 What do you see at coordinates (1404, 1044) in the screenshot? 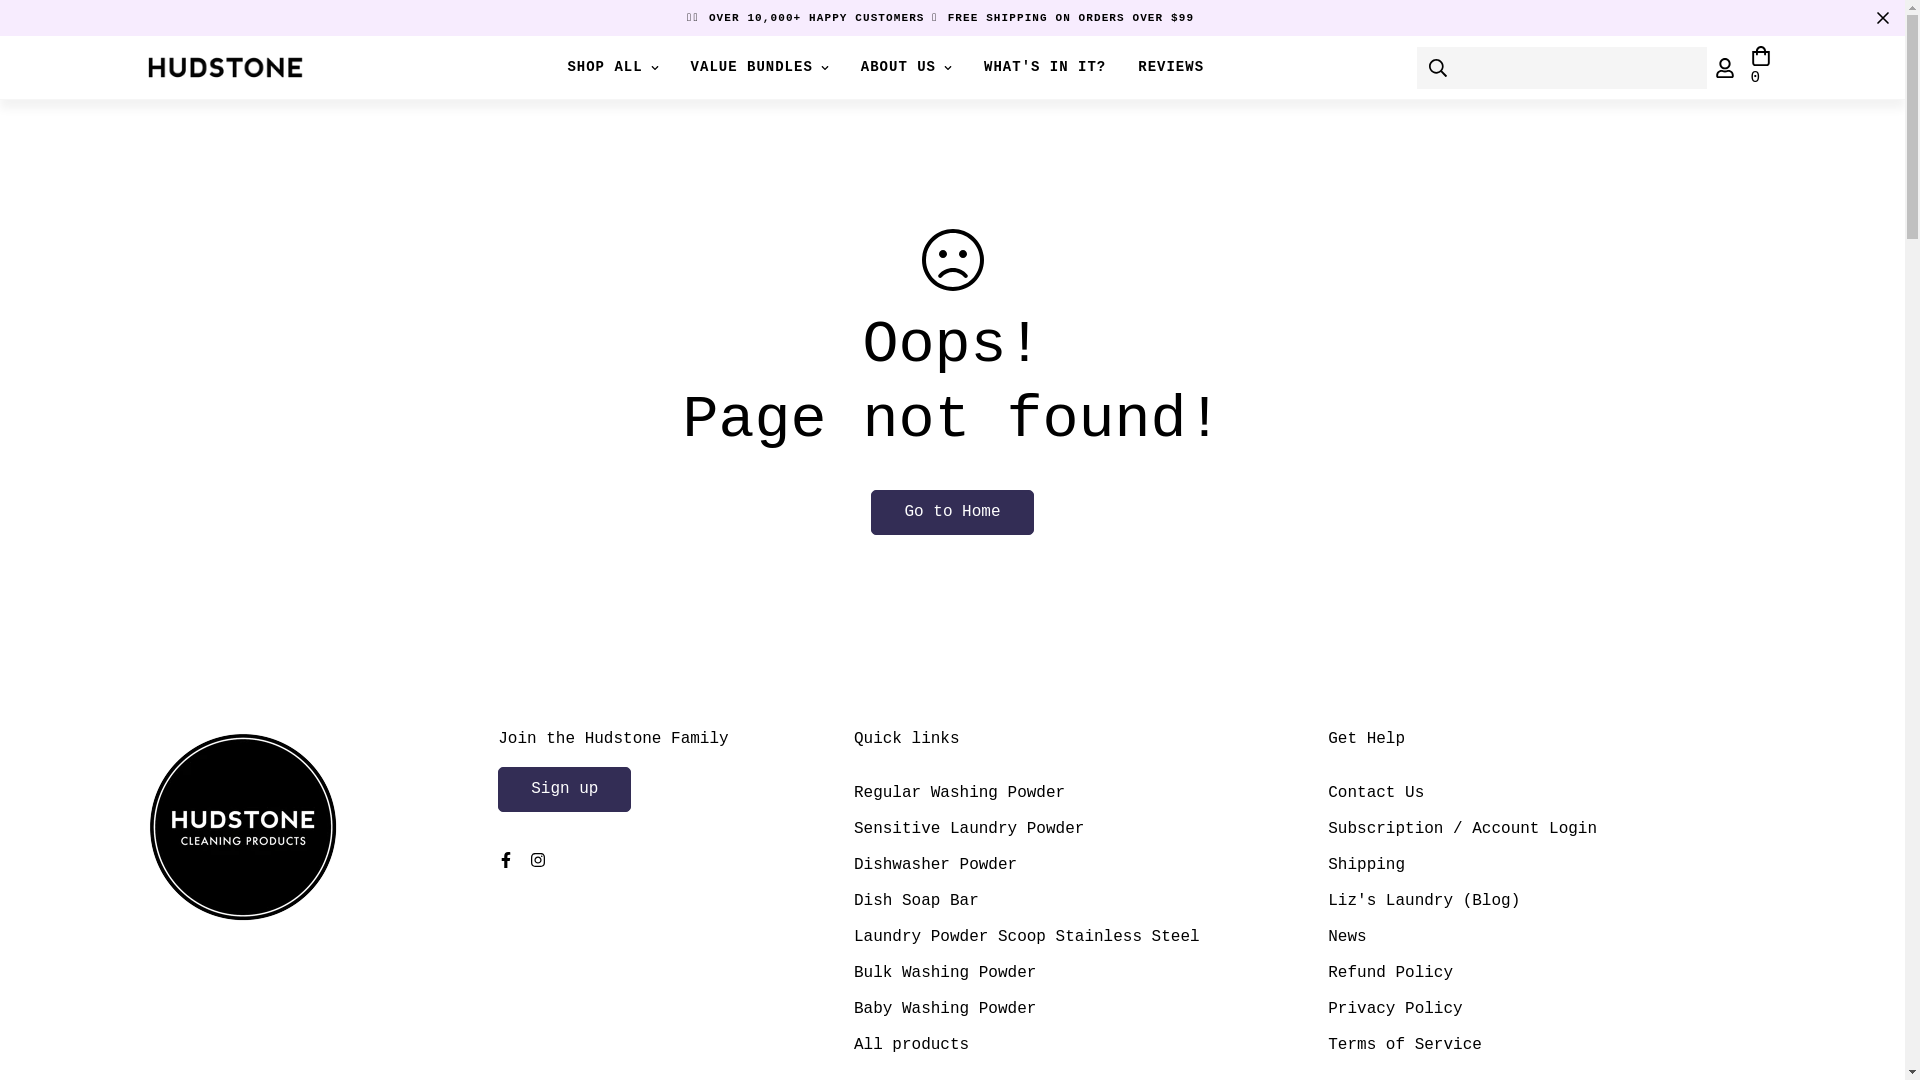
I see `'Terms of Service'` at bounding box center [1404, 1044].